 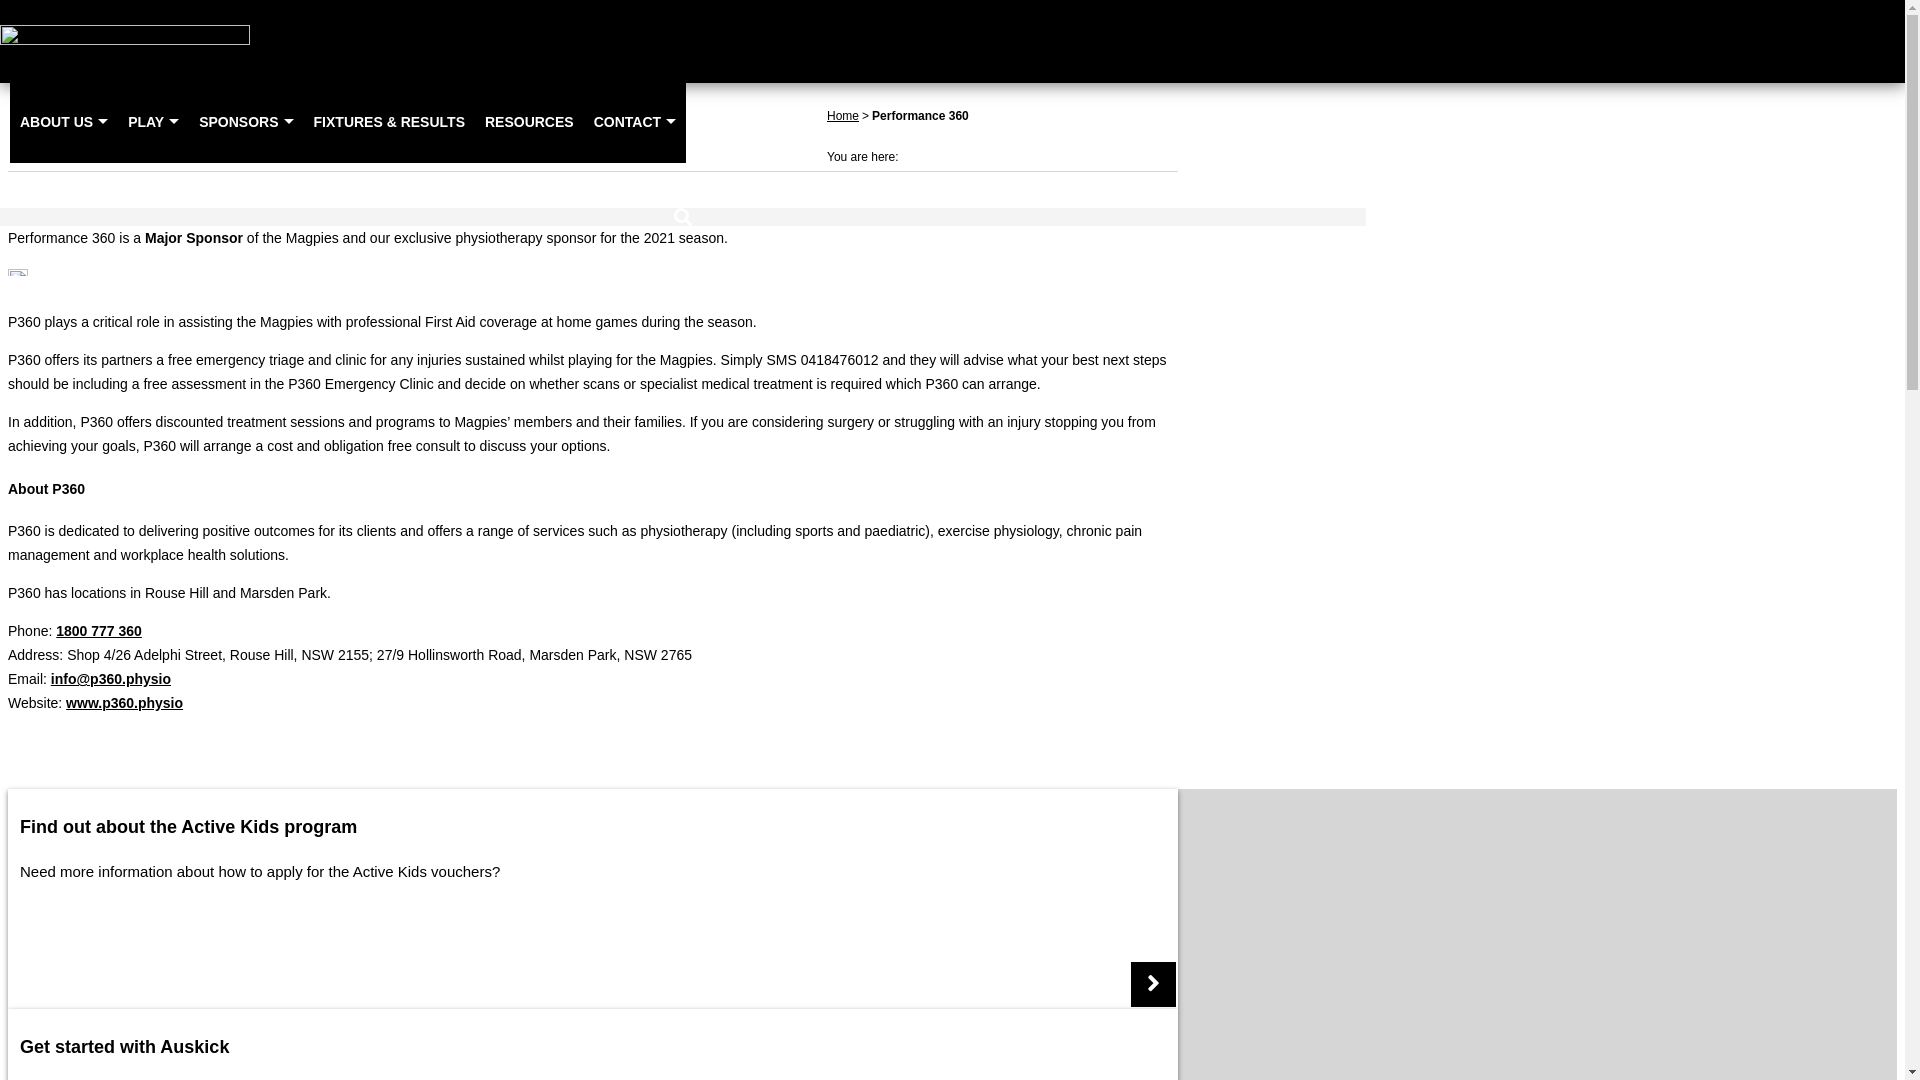 I want to click on 'SPONSORS', so click(x=244, y=121).